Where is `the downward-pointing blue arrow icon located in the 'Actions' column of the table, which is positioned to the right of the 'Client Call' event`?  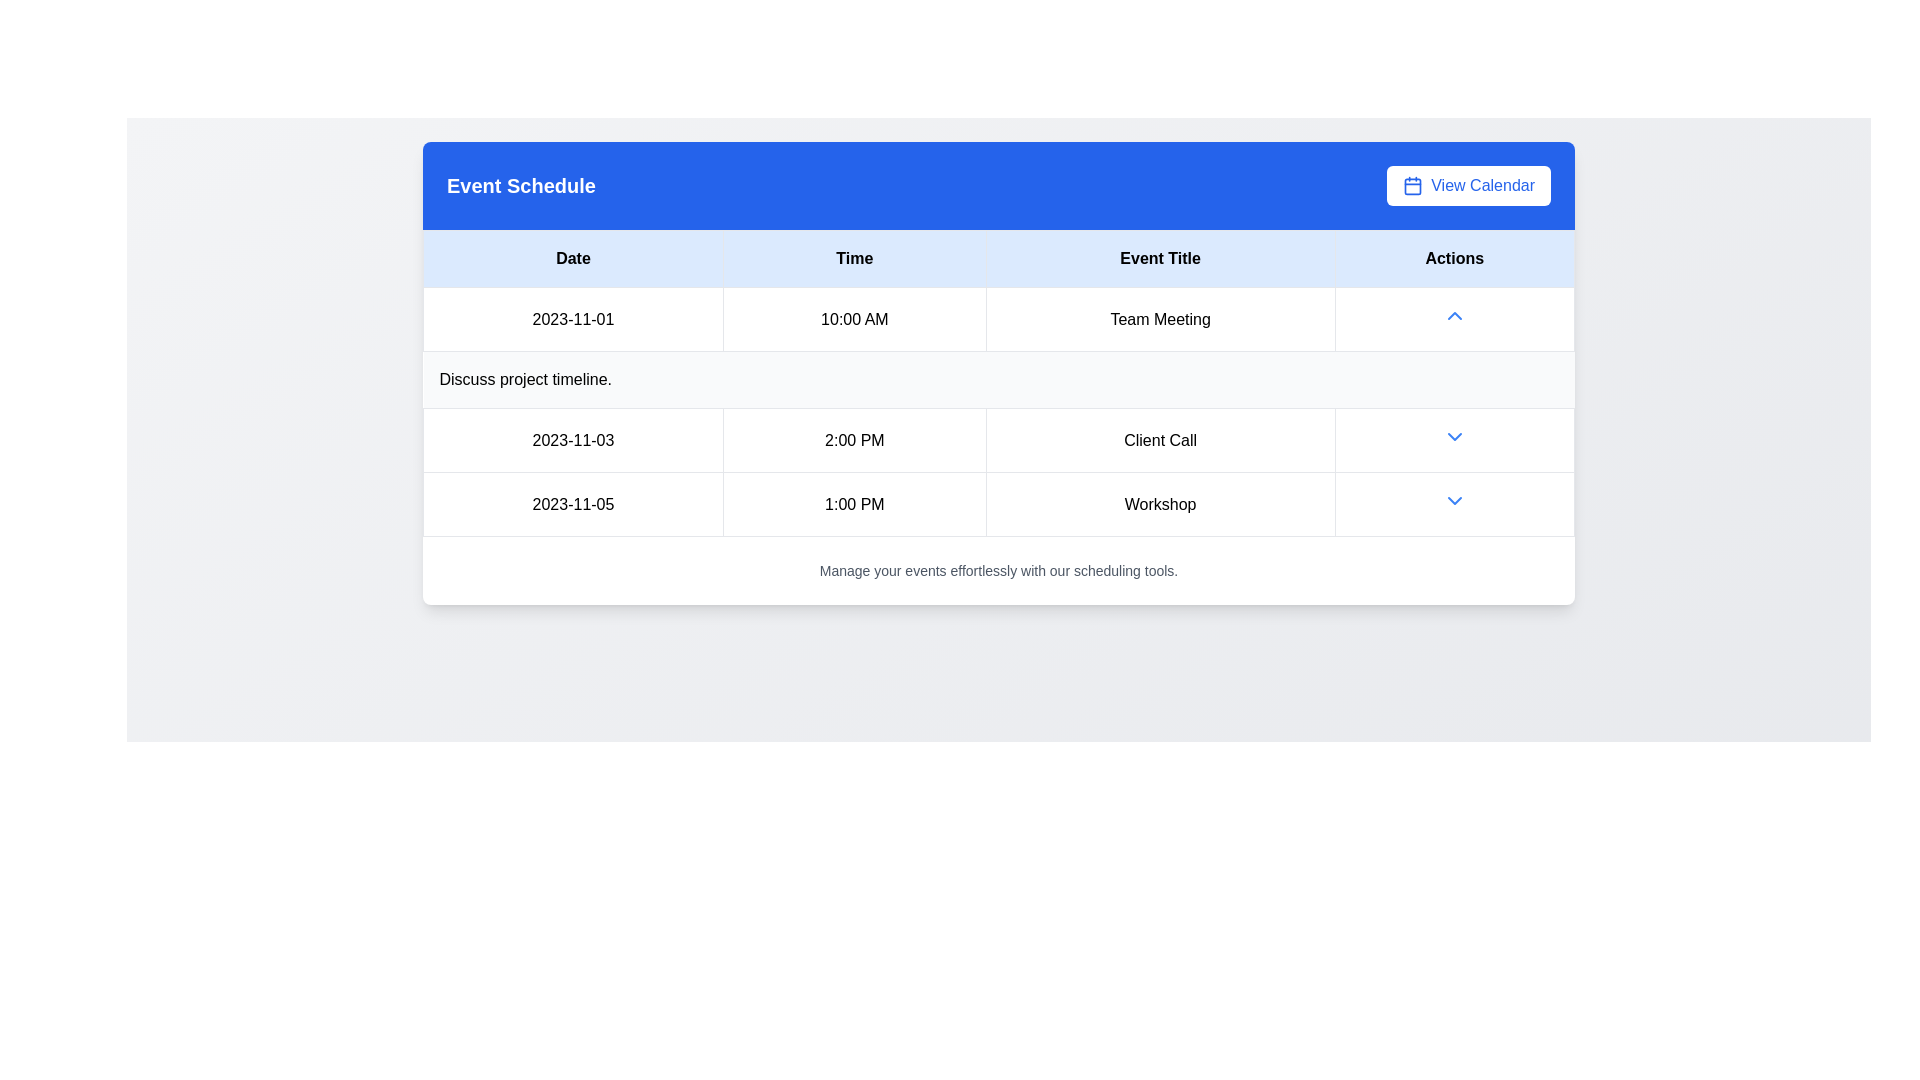 the downward-pointing blue arrow icon located in the 'Actions' column of the table, which is positioned to the right of the 'Client Call' event is located at coordinates (1454, 439).